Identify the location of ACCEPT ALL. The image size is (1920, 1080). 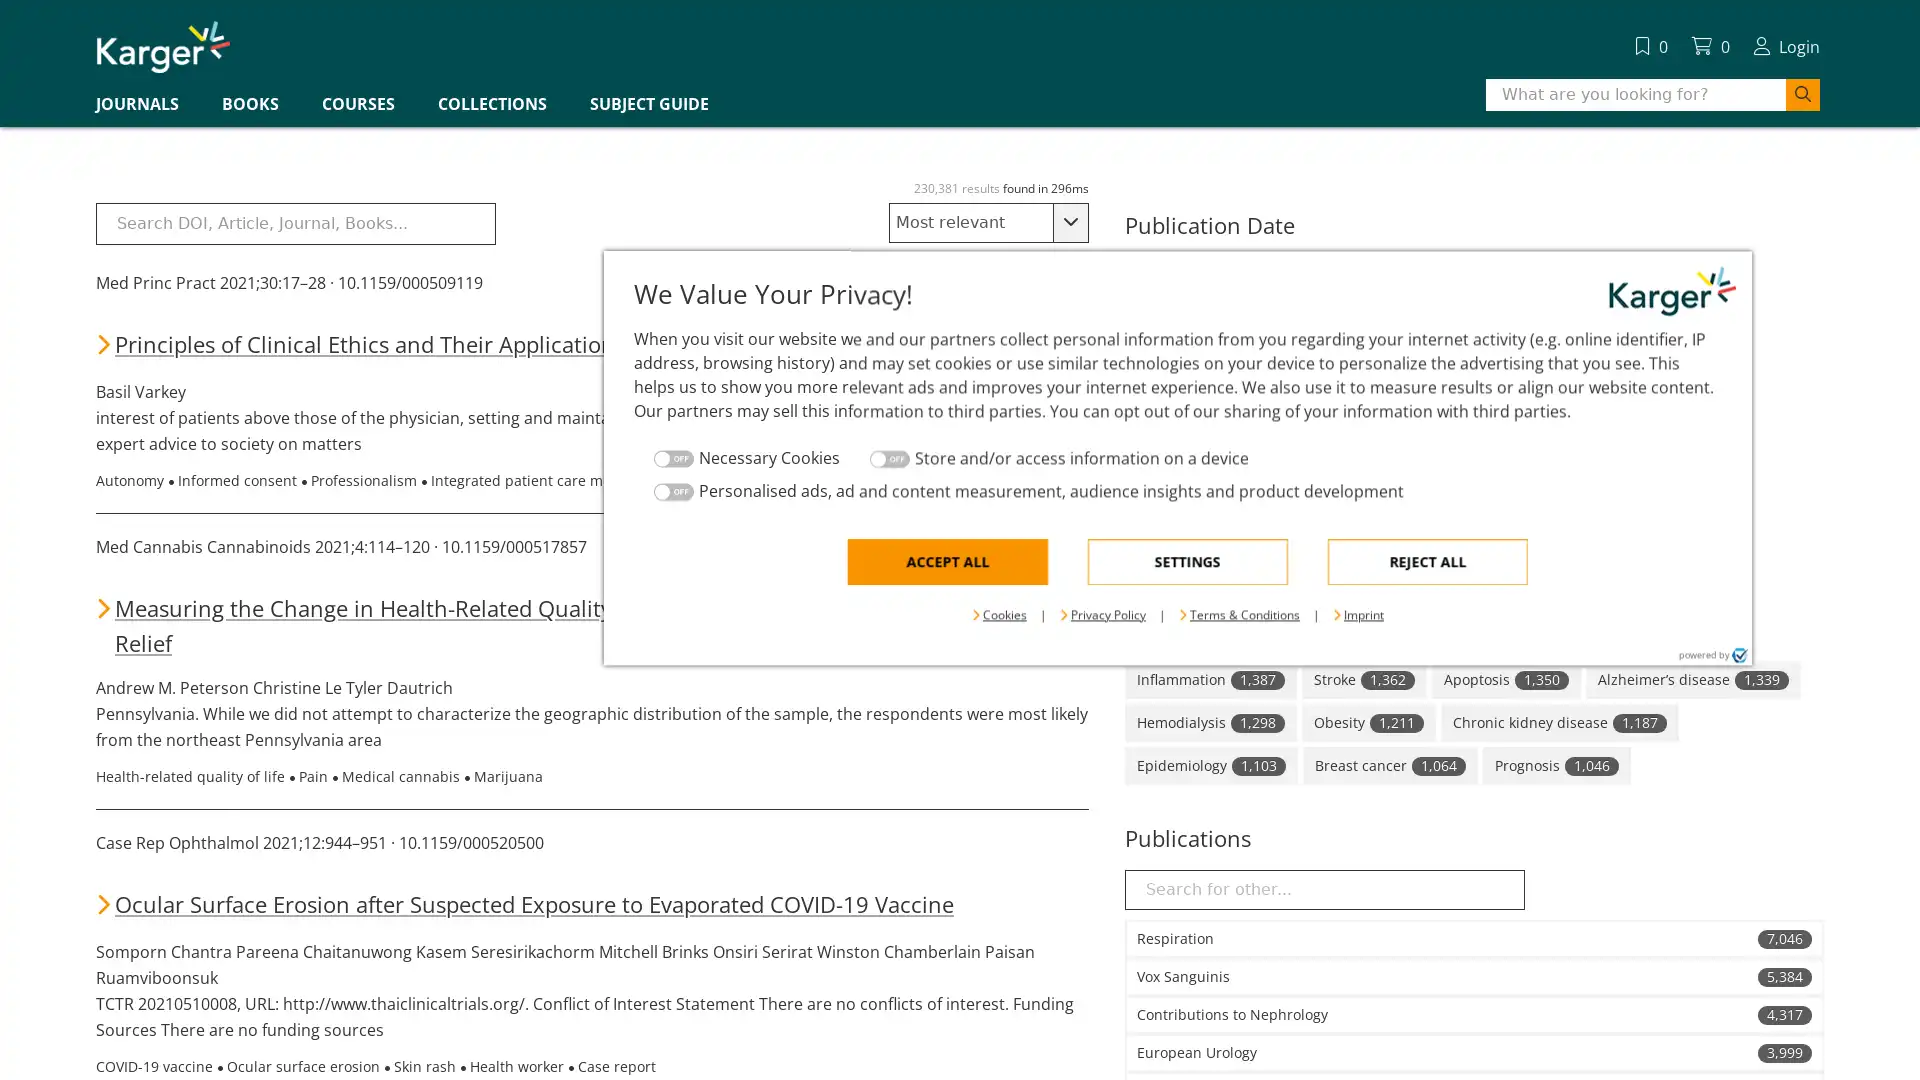
(728, 644).